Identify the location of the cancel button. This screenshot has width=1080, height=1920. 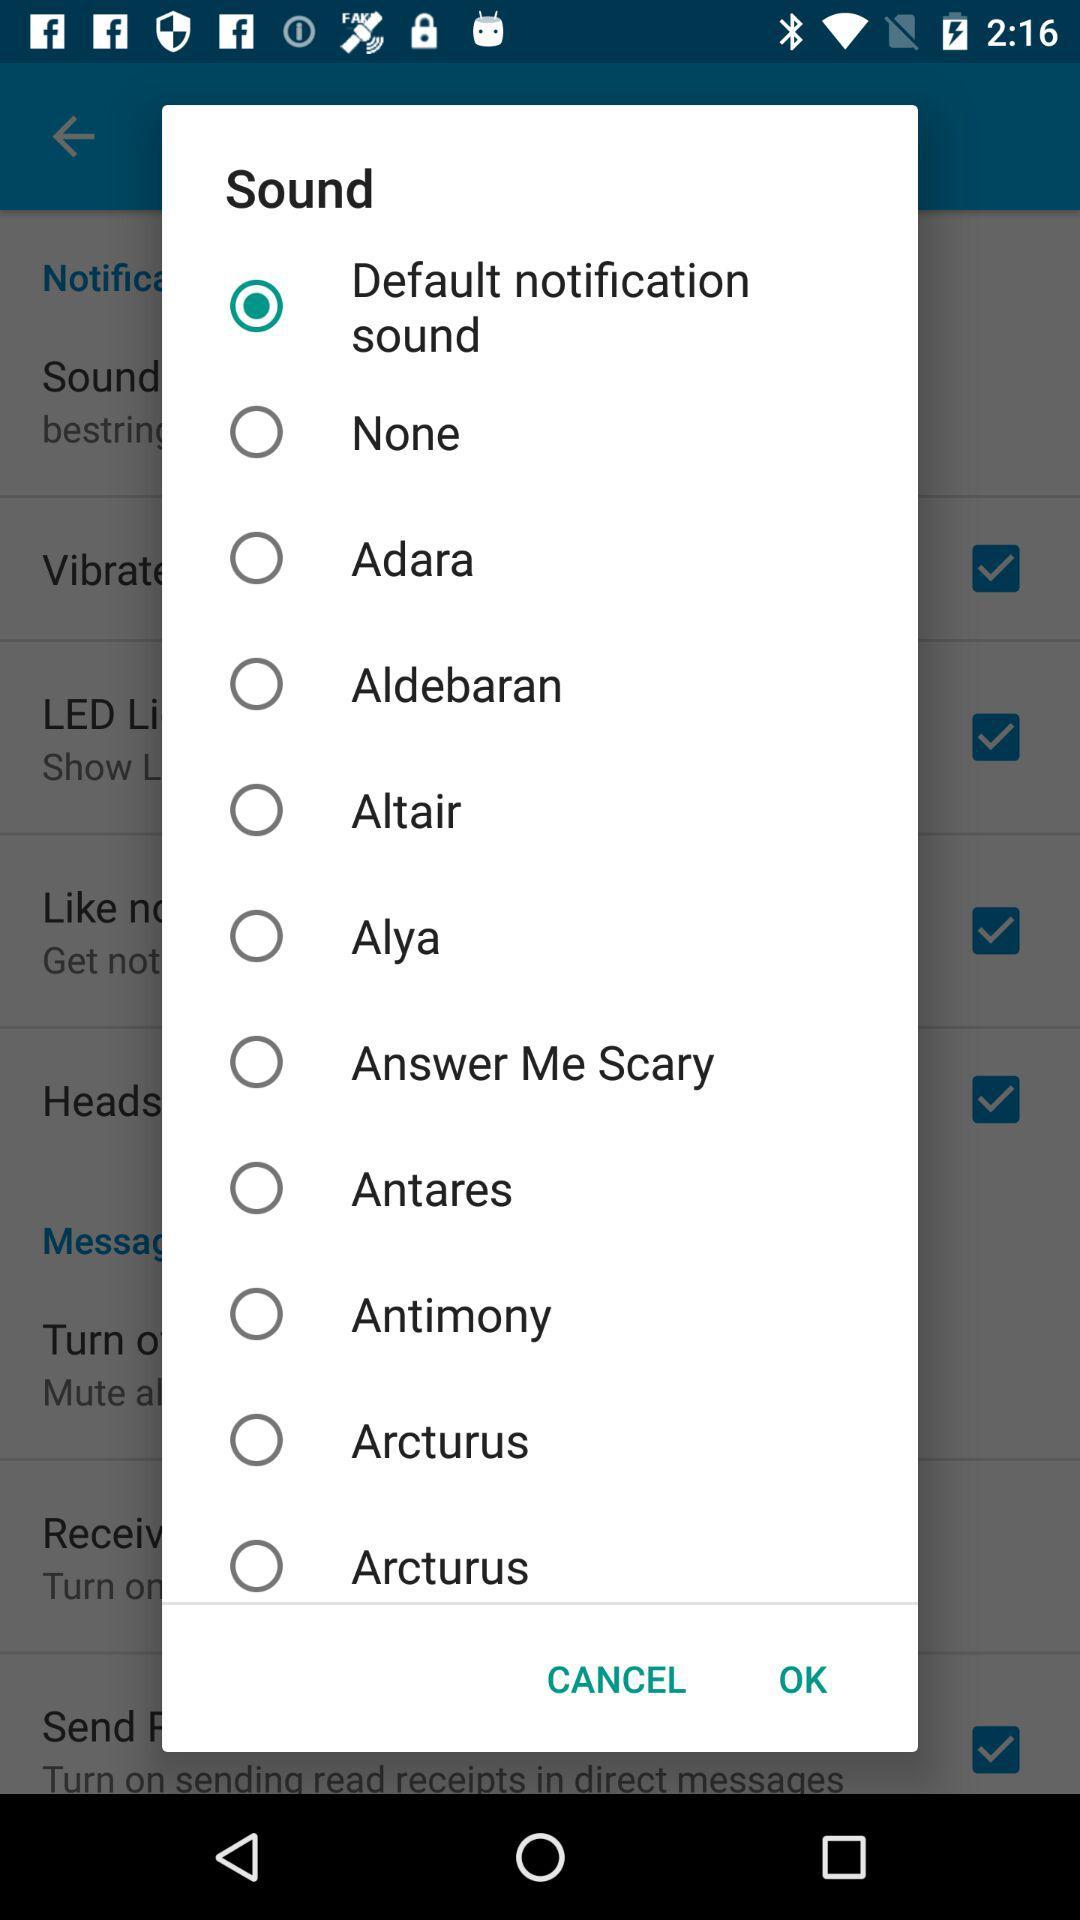
(615, 1678).